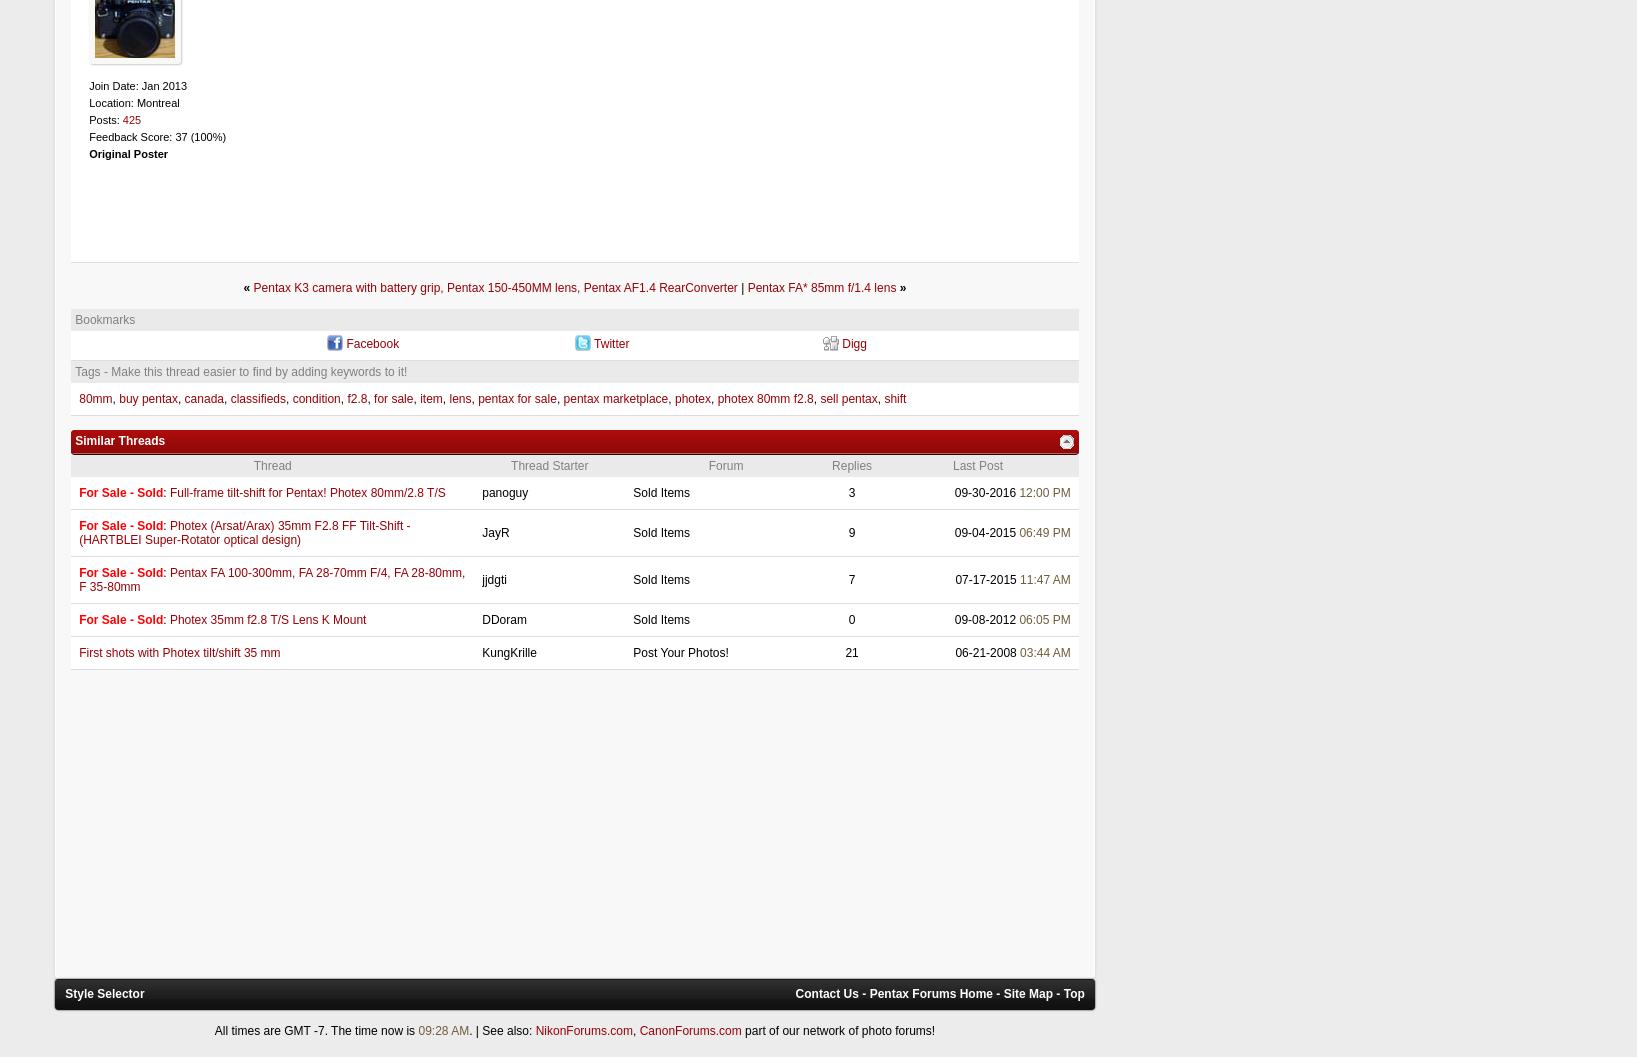  Describe the element at coordinates (851, 651) in the screenshot. I see `'21'` at that location.